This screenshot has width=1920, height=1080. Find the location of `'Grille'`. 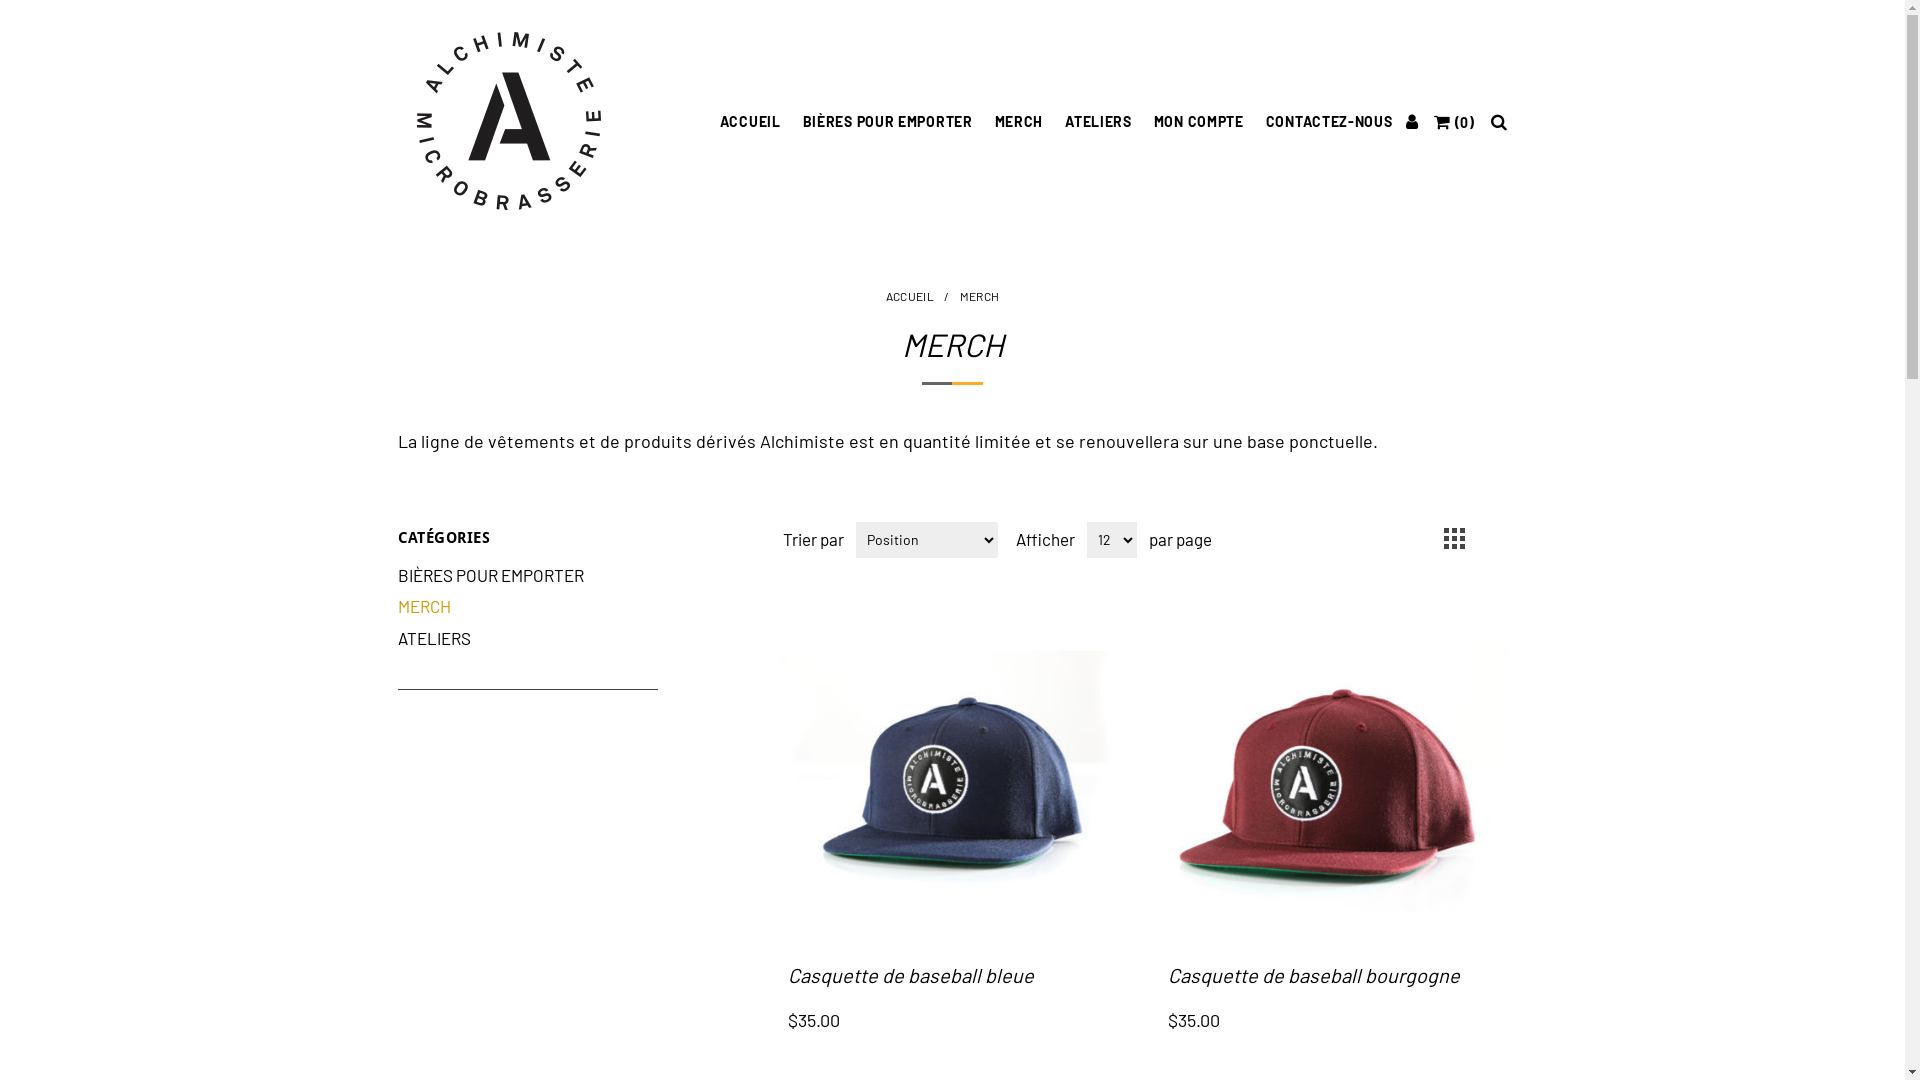

'Grille' is located at coordinates (1454, 536).